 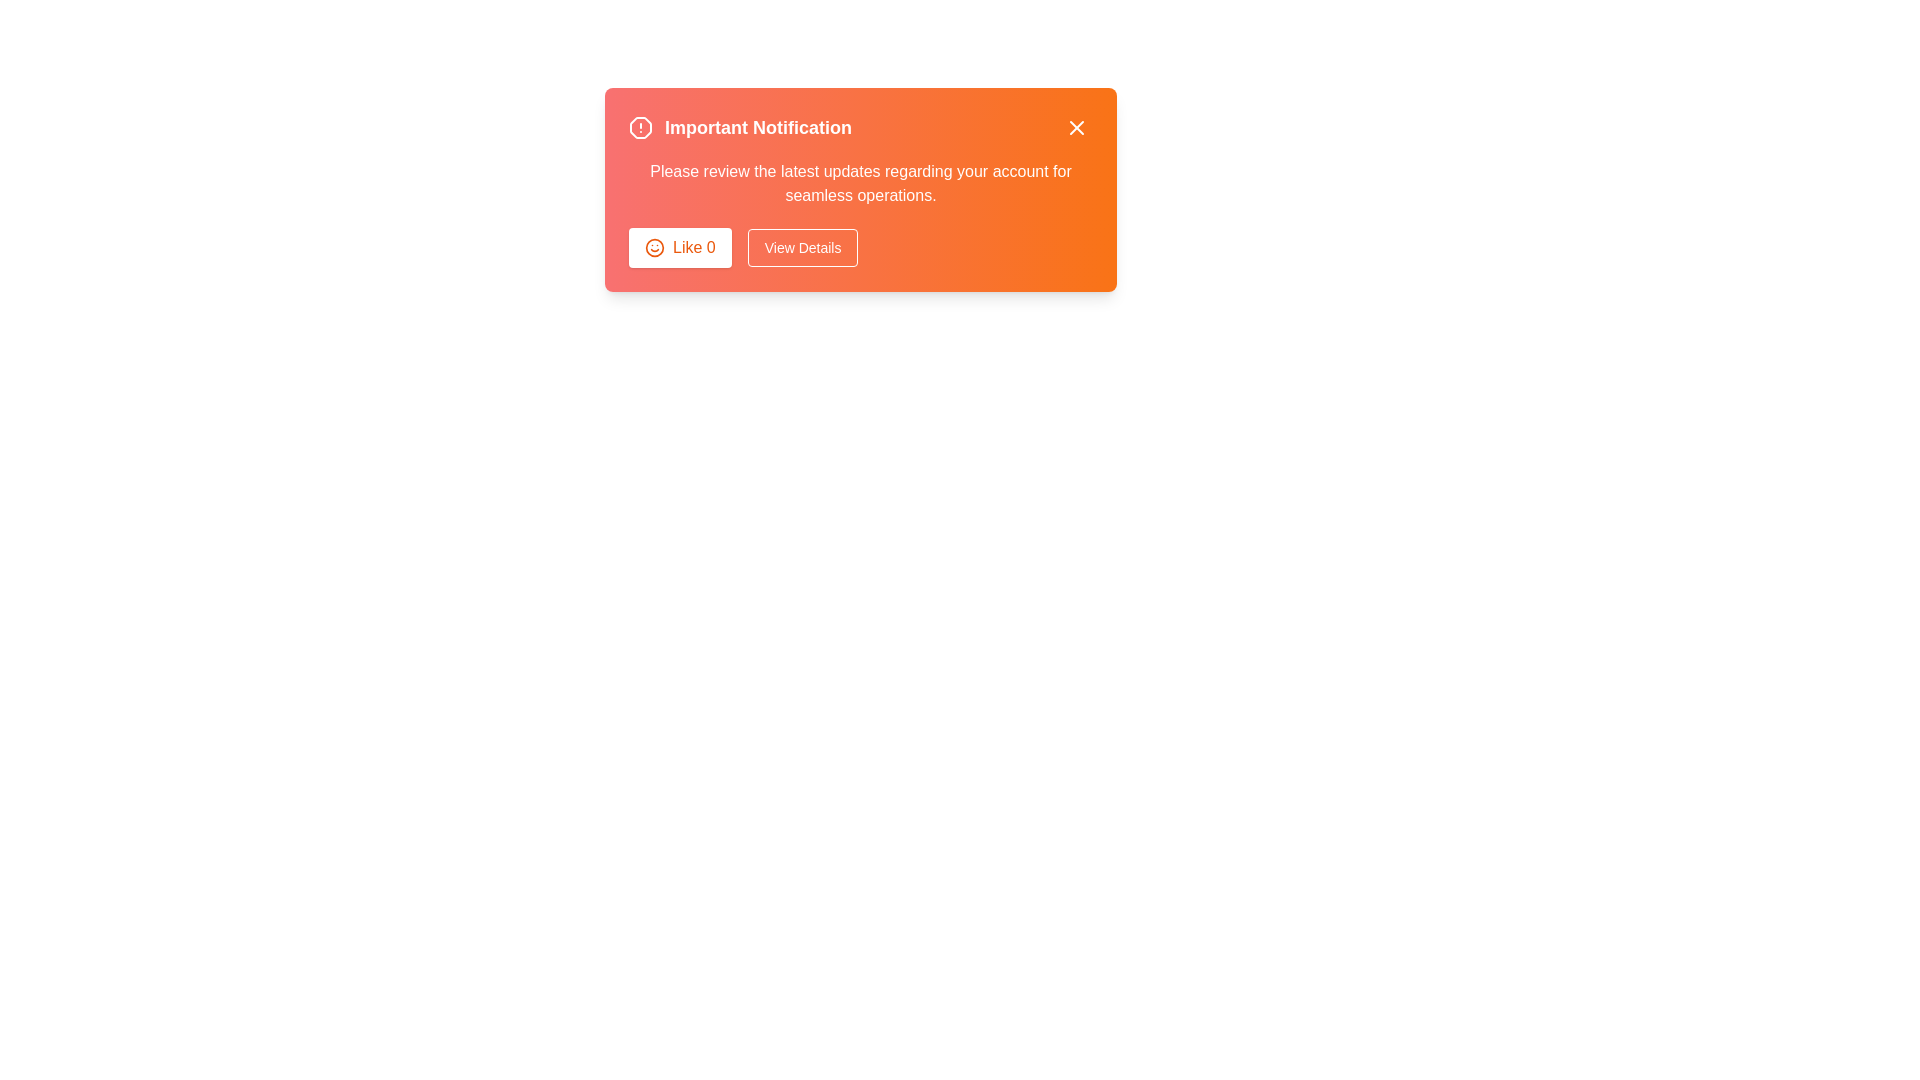 What do you see at coordinates (802, 246) in the screenshot?
I see `the 'View Details' button to display more information` at bounding box center [802, 246].